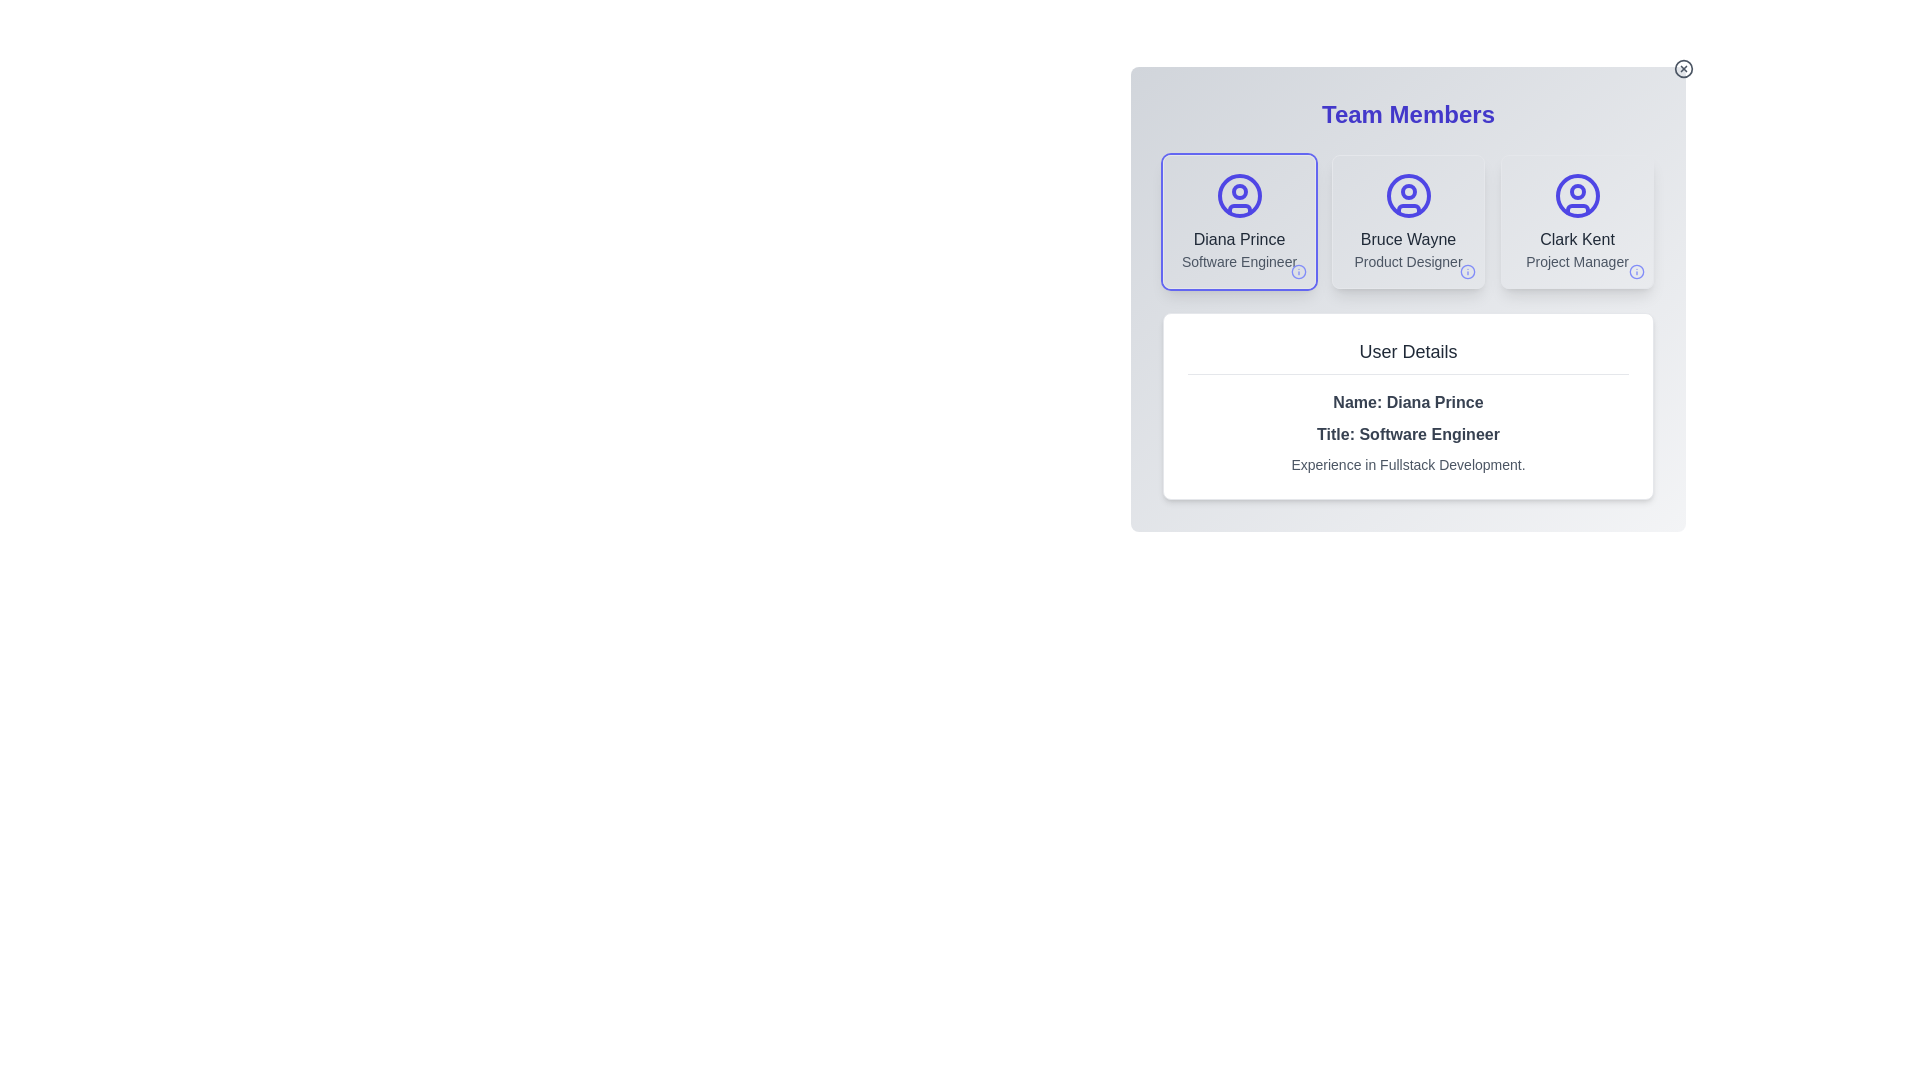  I want to click on the circular close or delete button located at the upper right corner of the User Details card, so click(1683, 68).